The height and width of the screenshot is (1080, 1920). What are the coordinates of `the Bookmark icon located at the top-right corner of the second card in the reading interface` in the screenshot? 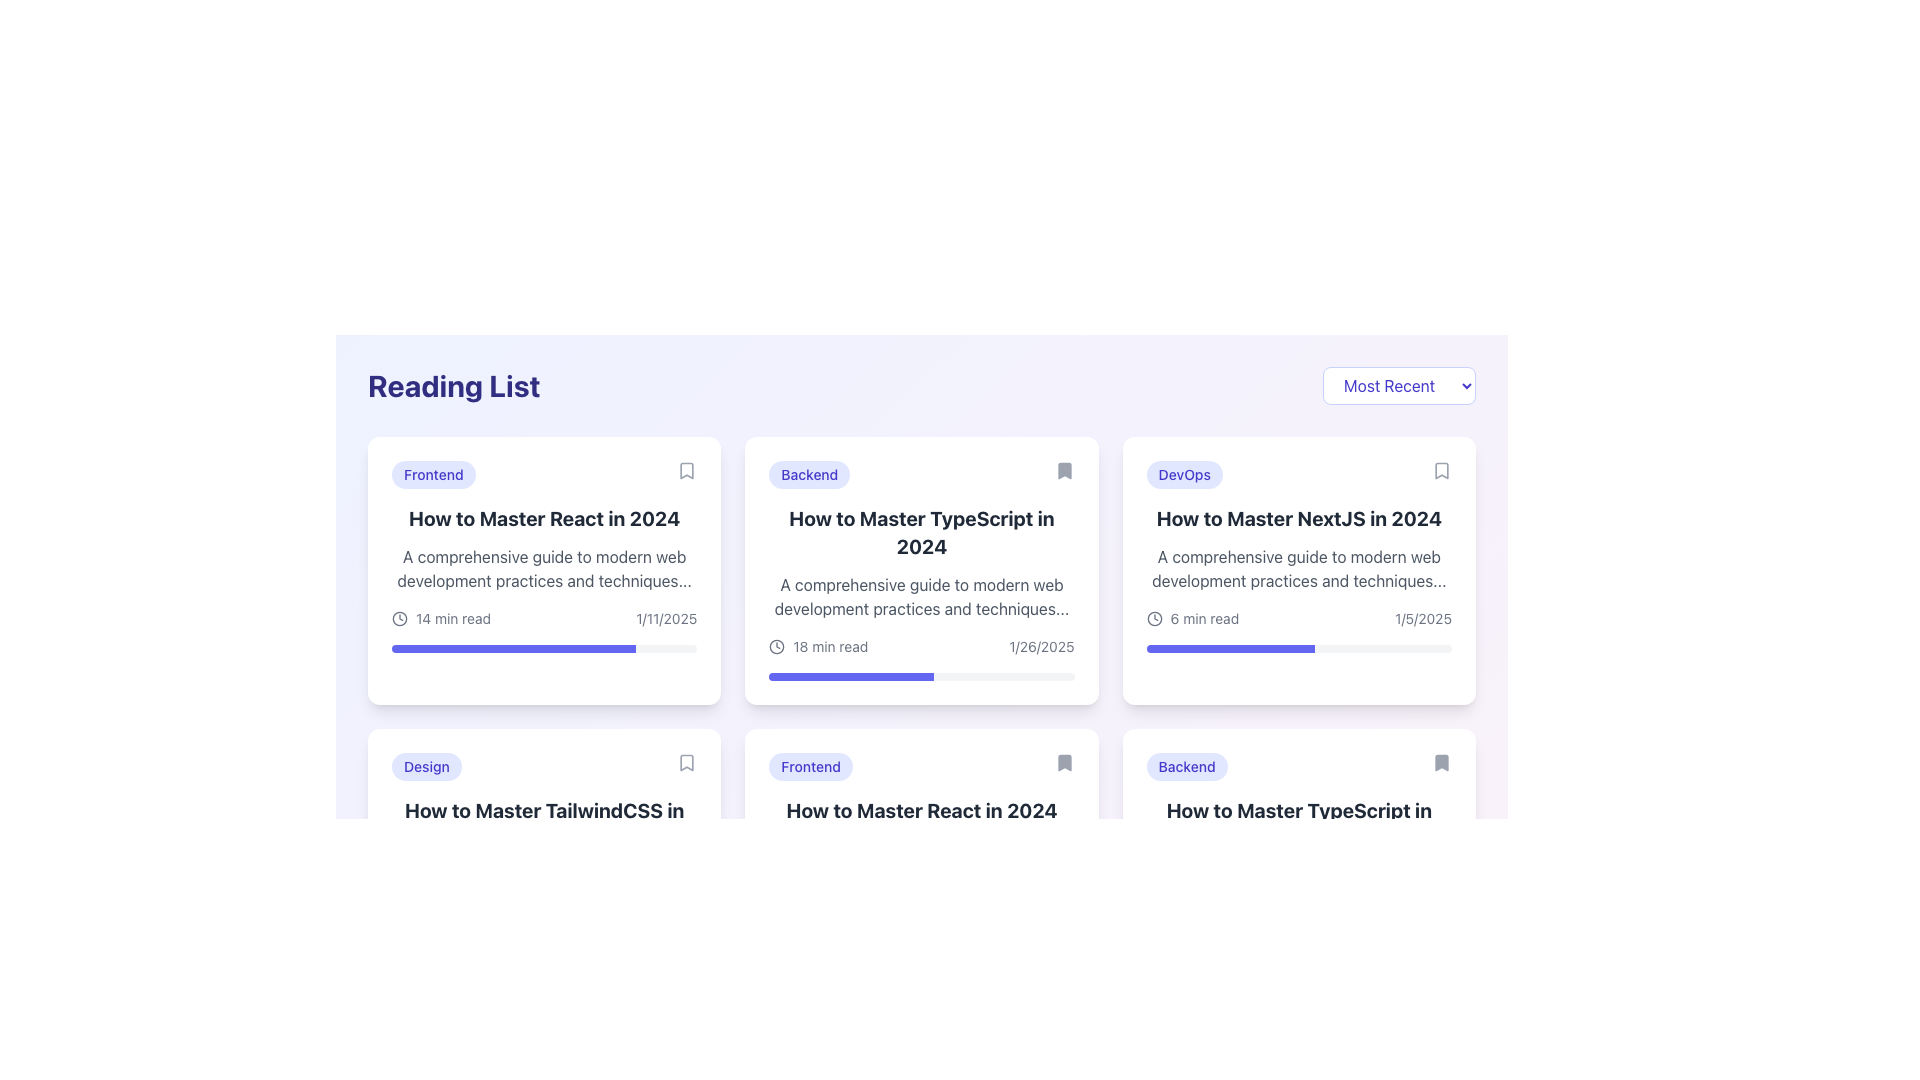 It's located at (1063, 470).